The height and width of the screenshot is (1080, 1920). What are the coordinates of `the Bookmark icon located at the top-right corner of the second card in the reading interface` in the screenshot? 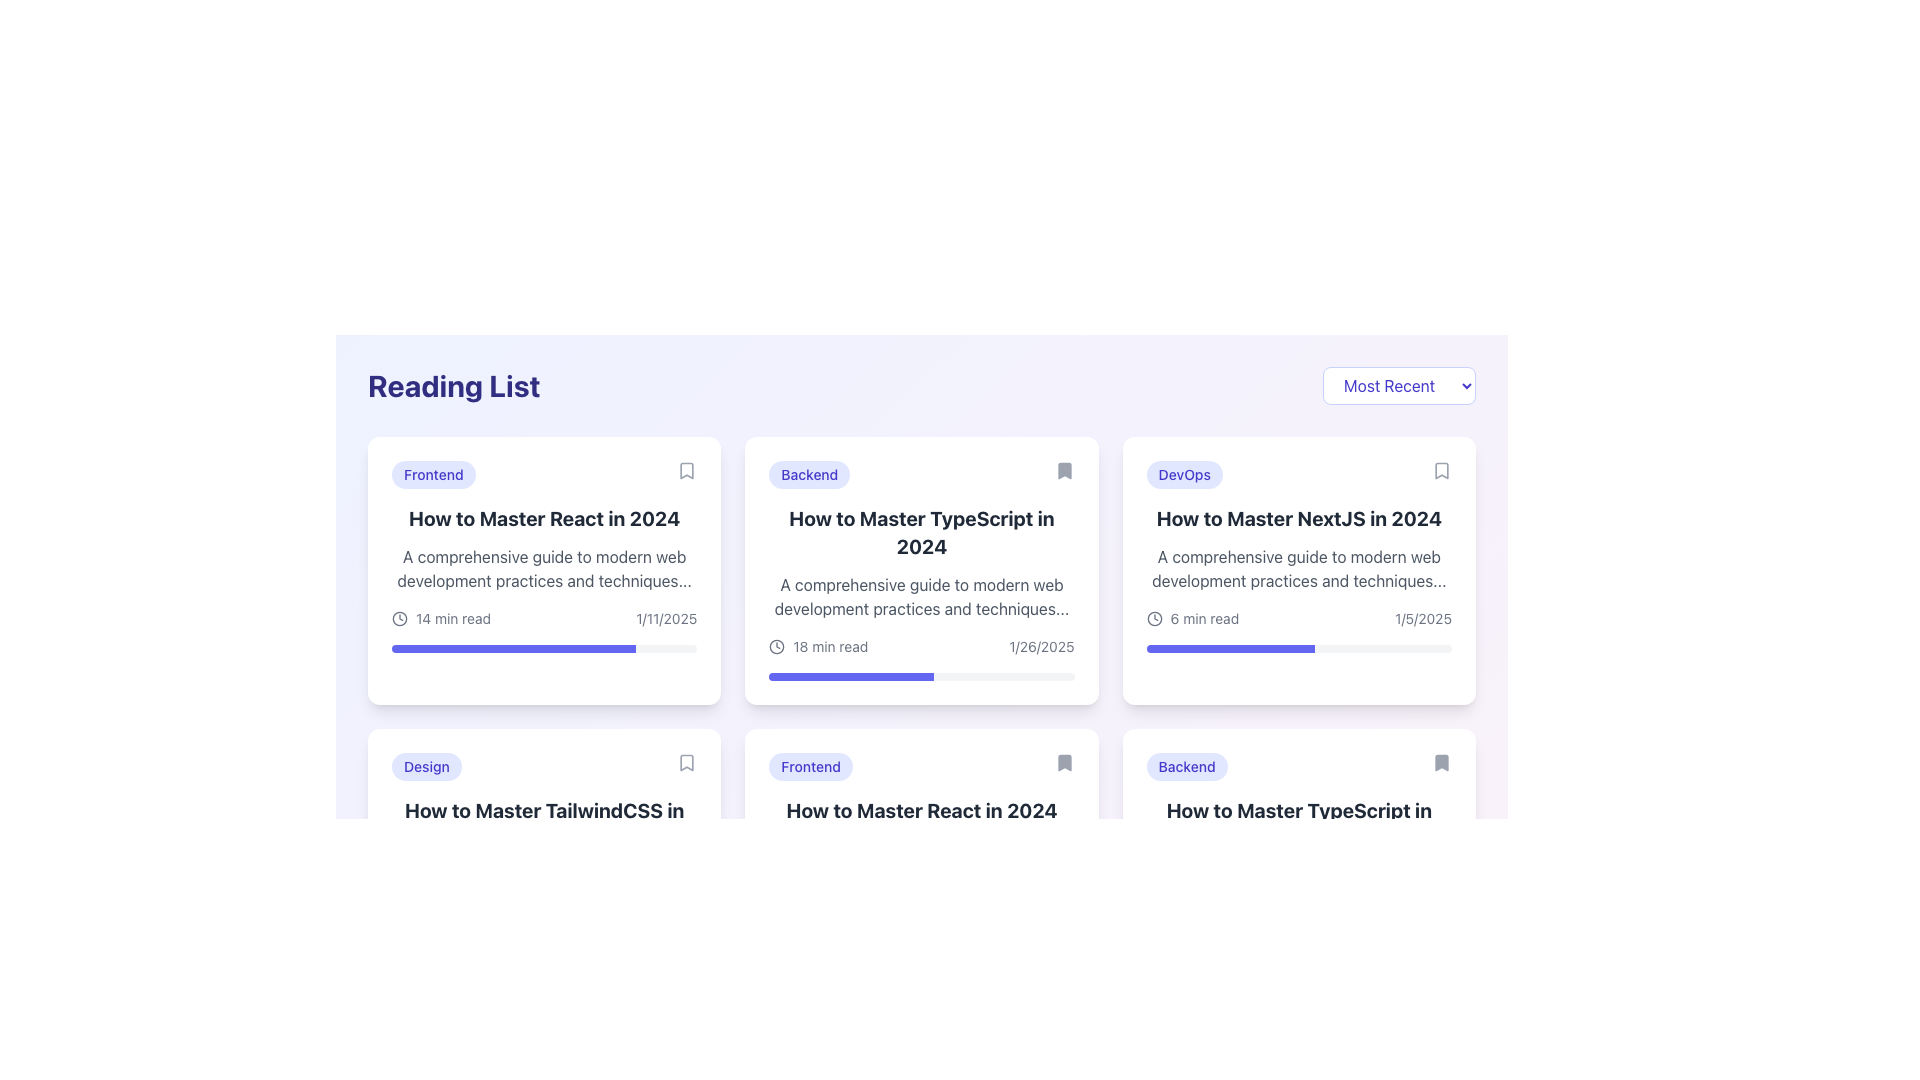 It's located at (1063, 470).